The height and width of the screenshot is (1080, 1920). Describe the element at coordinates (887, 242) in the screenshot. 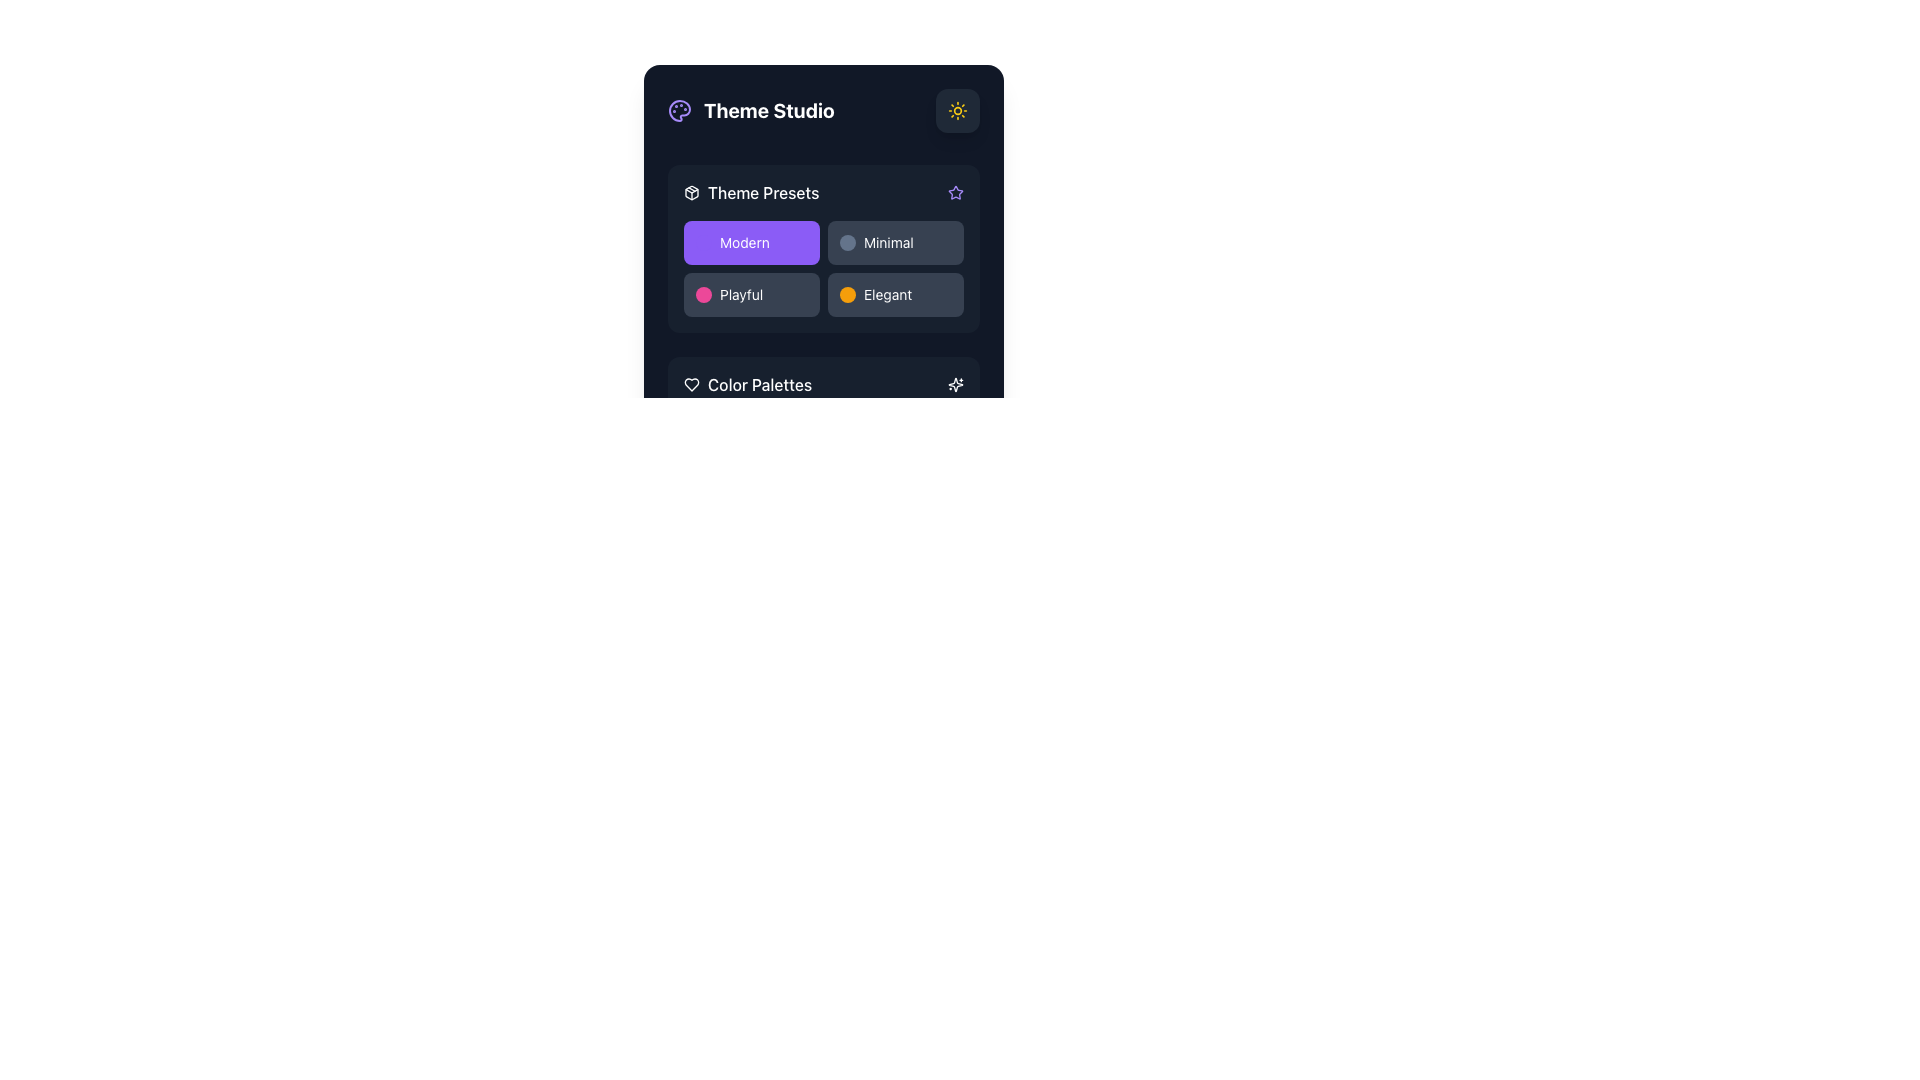

I see `text displayed in the 'Minimal' text label located in the upper-right part of the interface, inside a rounded rectangular button with a small gray circular icon to its left` at that location.